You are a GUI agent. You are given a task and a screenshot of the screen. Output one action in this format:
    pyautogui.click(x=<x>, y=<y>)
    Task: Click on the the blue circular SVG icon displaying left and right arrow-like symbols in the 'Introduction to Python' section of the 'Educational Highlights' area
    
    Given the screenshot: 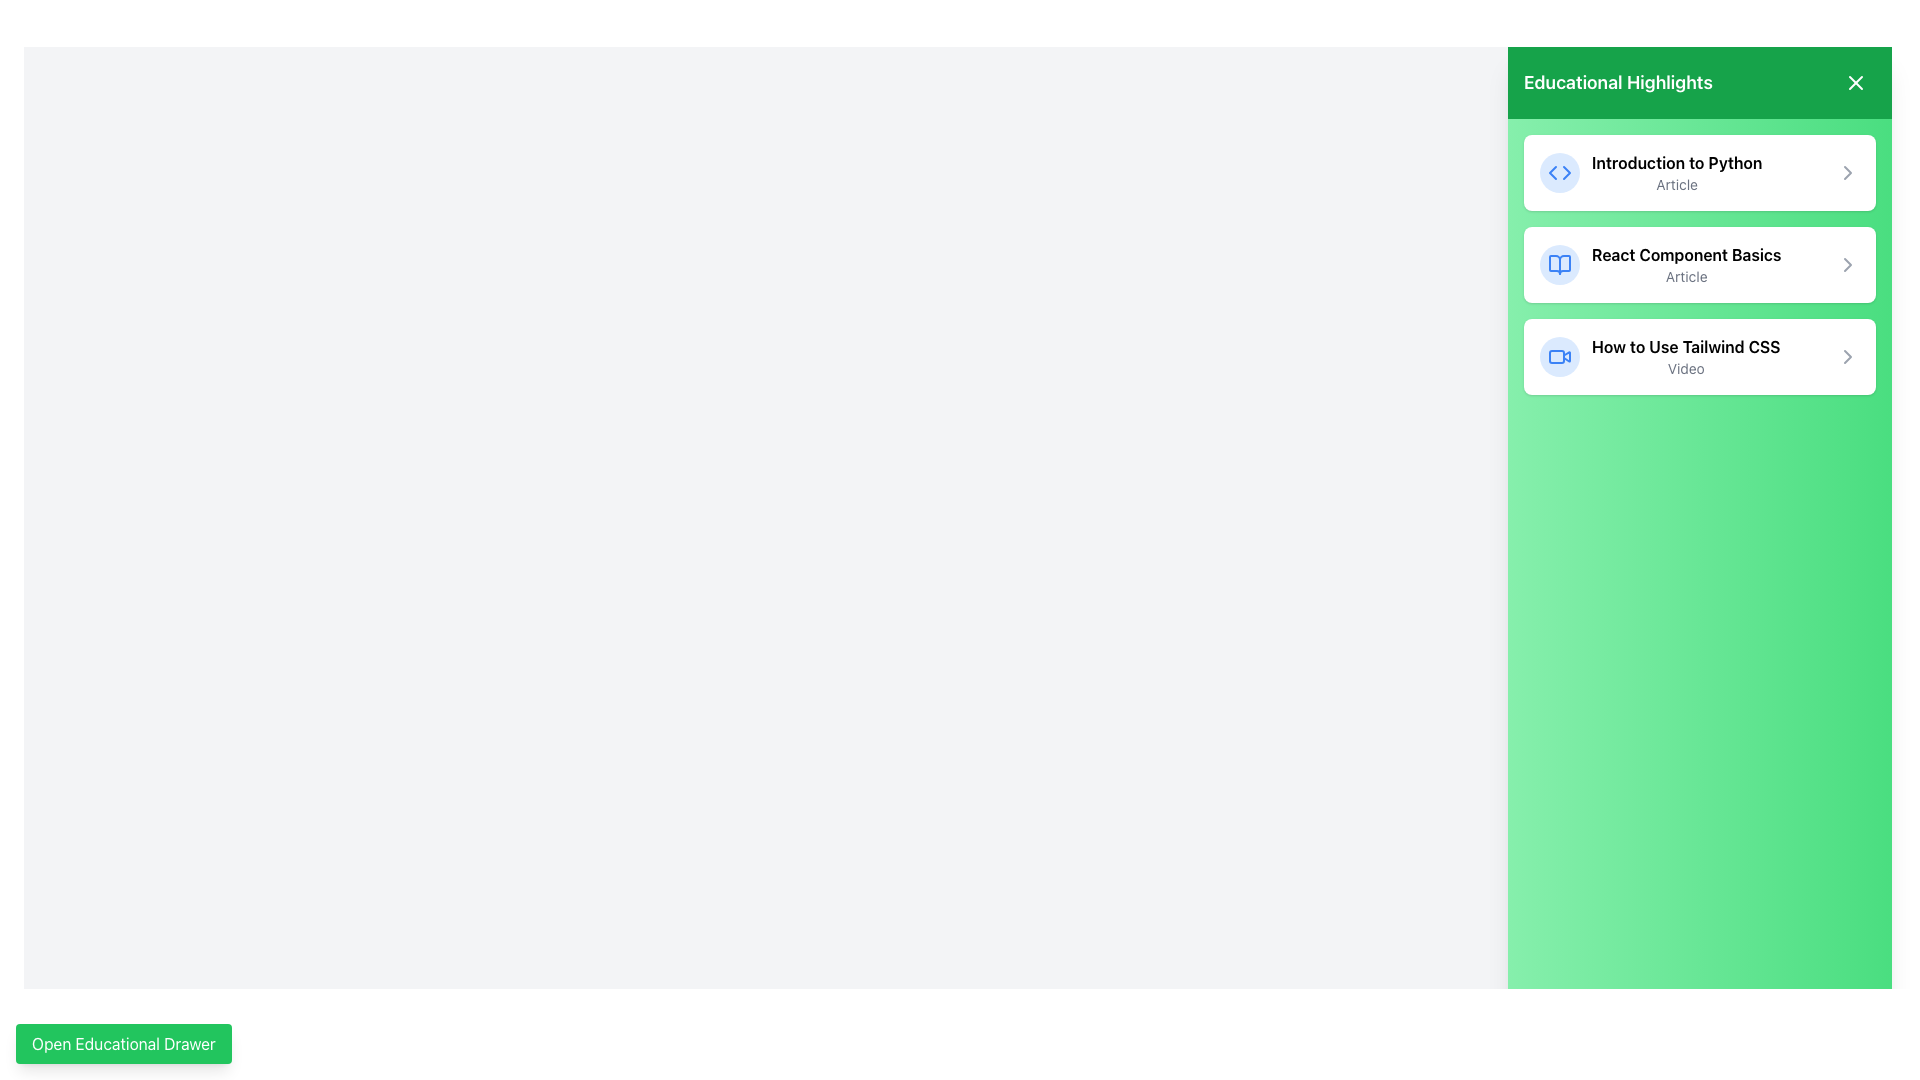 What is the action you would take?
    pyautogui.click(x=1559, y=172)
    